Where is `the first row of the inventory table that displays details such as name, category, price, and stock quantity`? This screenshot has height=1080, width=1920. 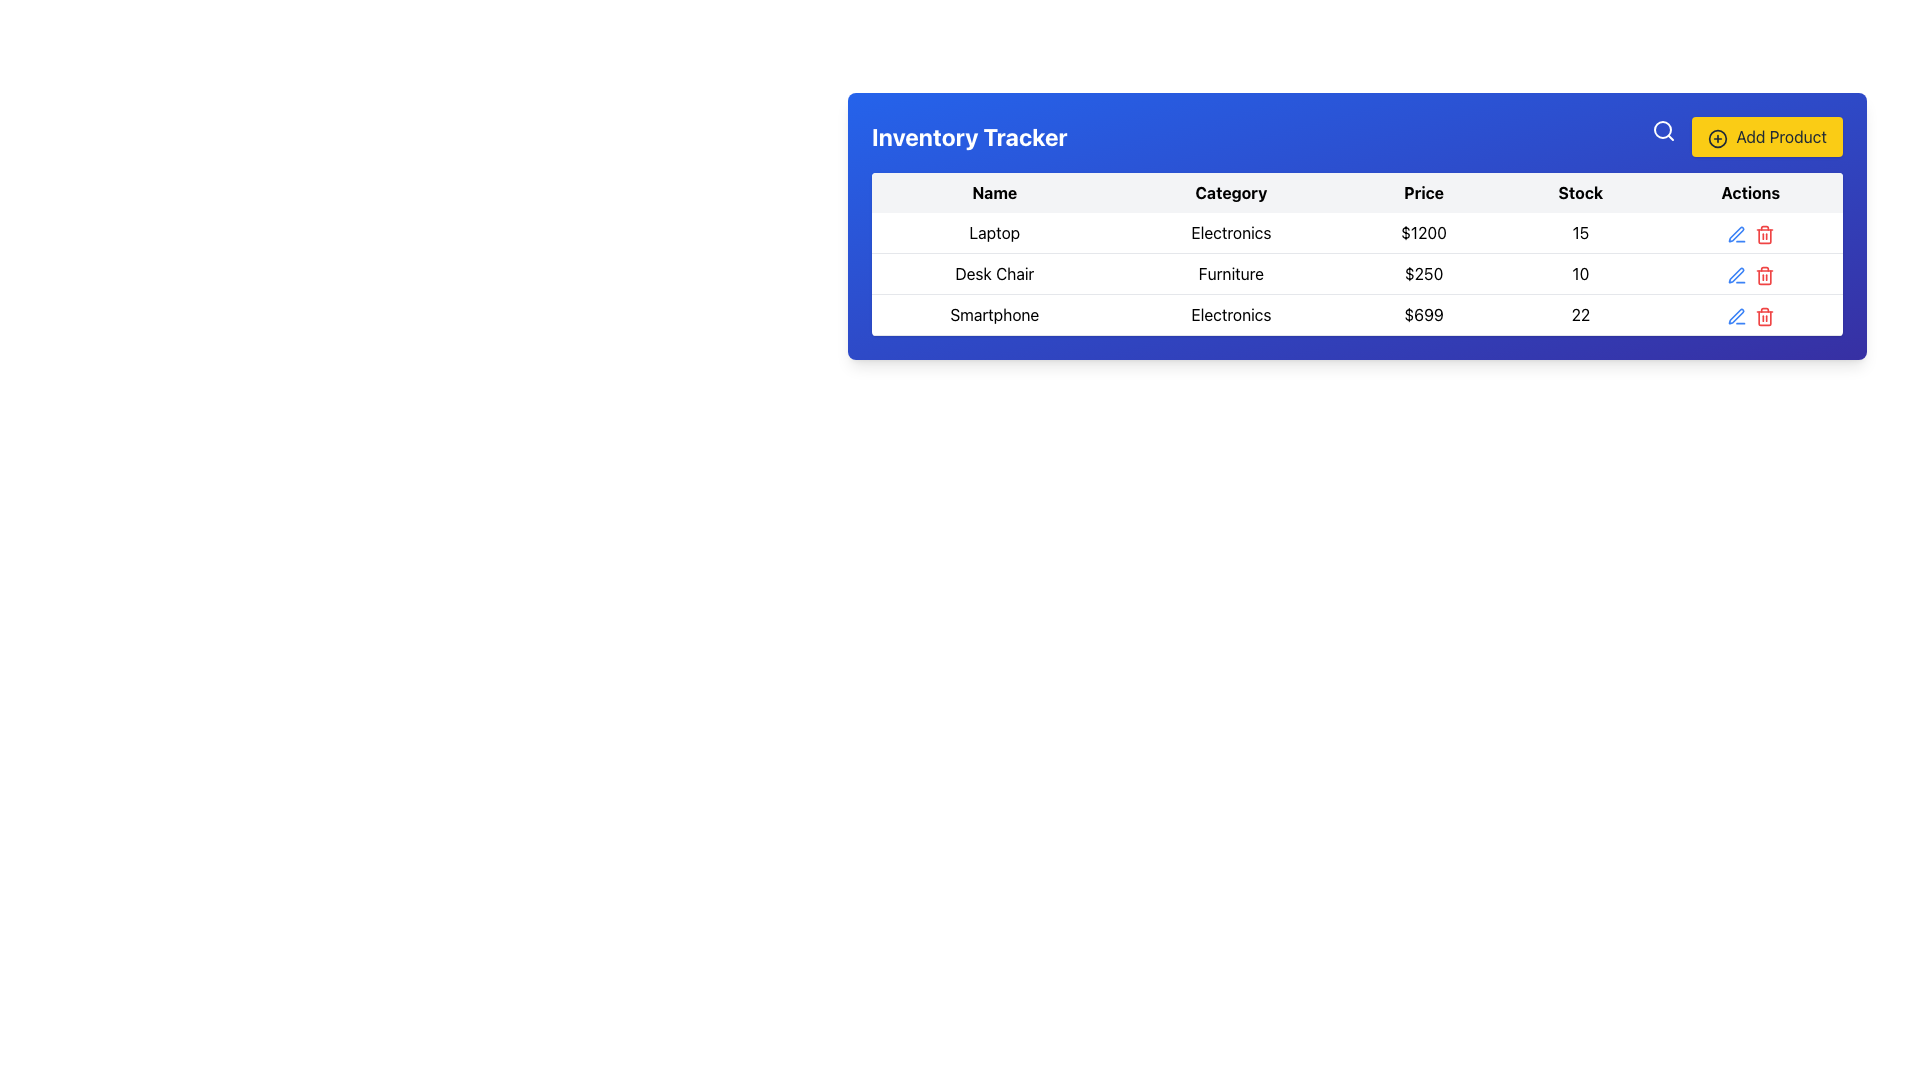
the first row of the inventory table that displays details such as name, category, price, and stock quantity is located at coordinates (1357, 232).